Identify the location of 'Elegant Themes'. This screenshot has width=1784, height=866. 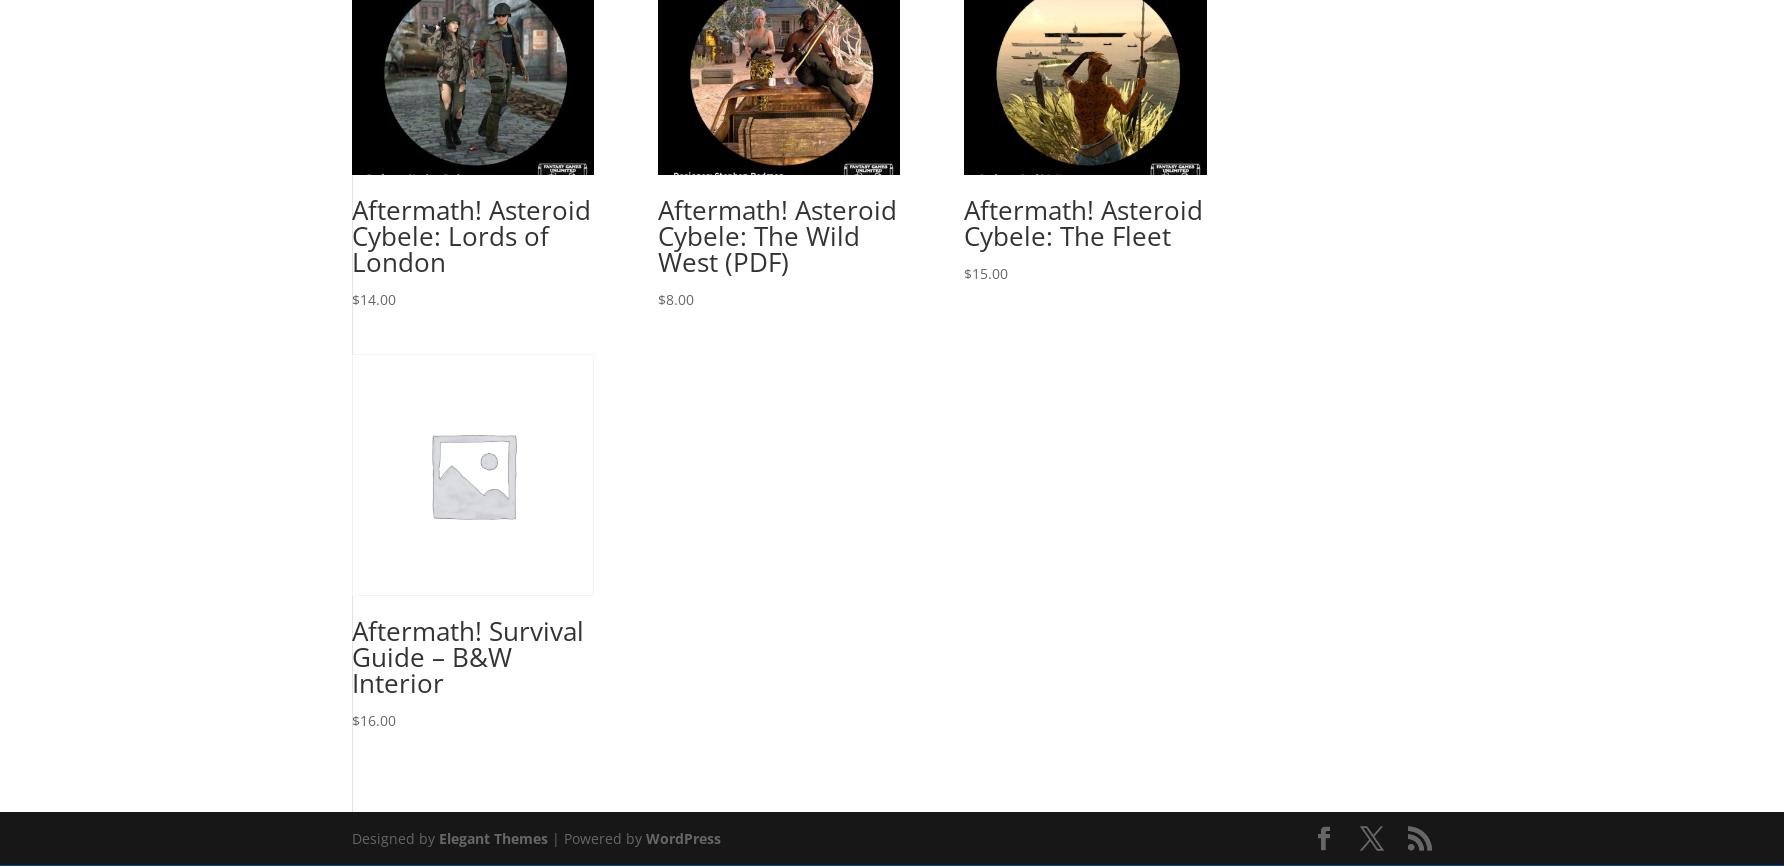
(493, 836).